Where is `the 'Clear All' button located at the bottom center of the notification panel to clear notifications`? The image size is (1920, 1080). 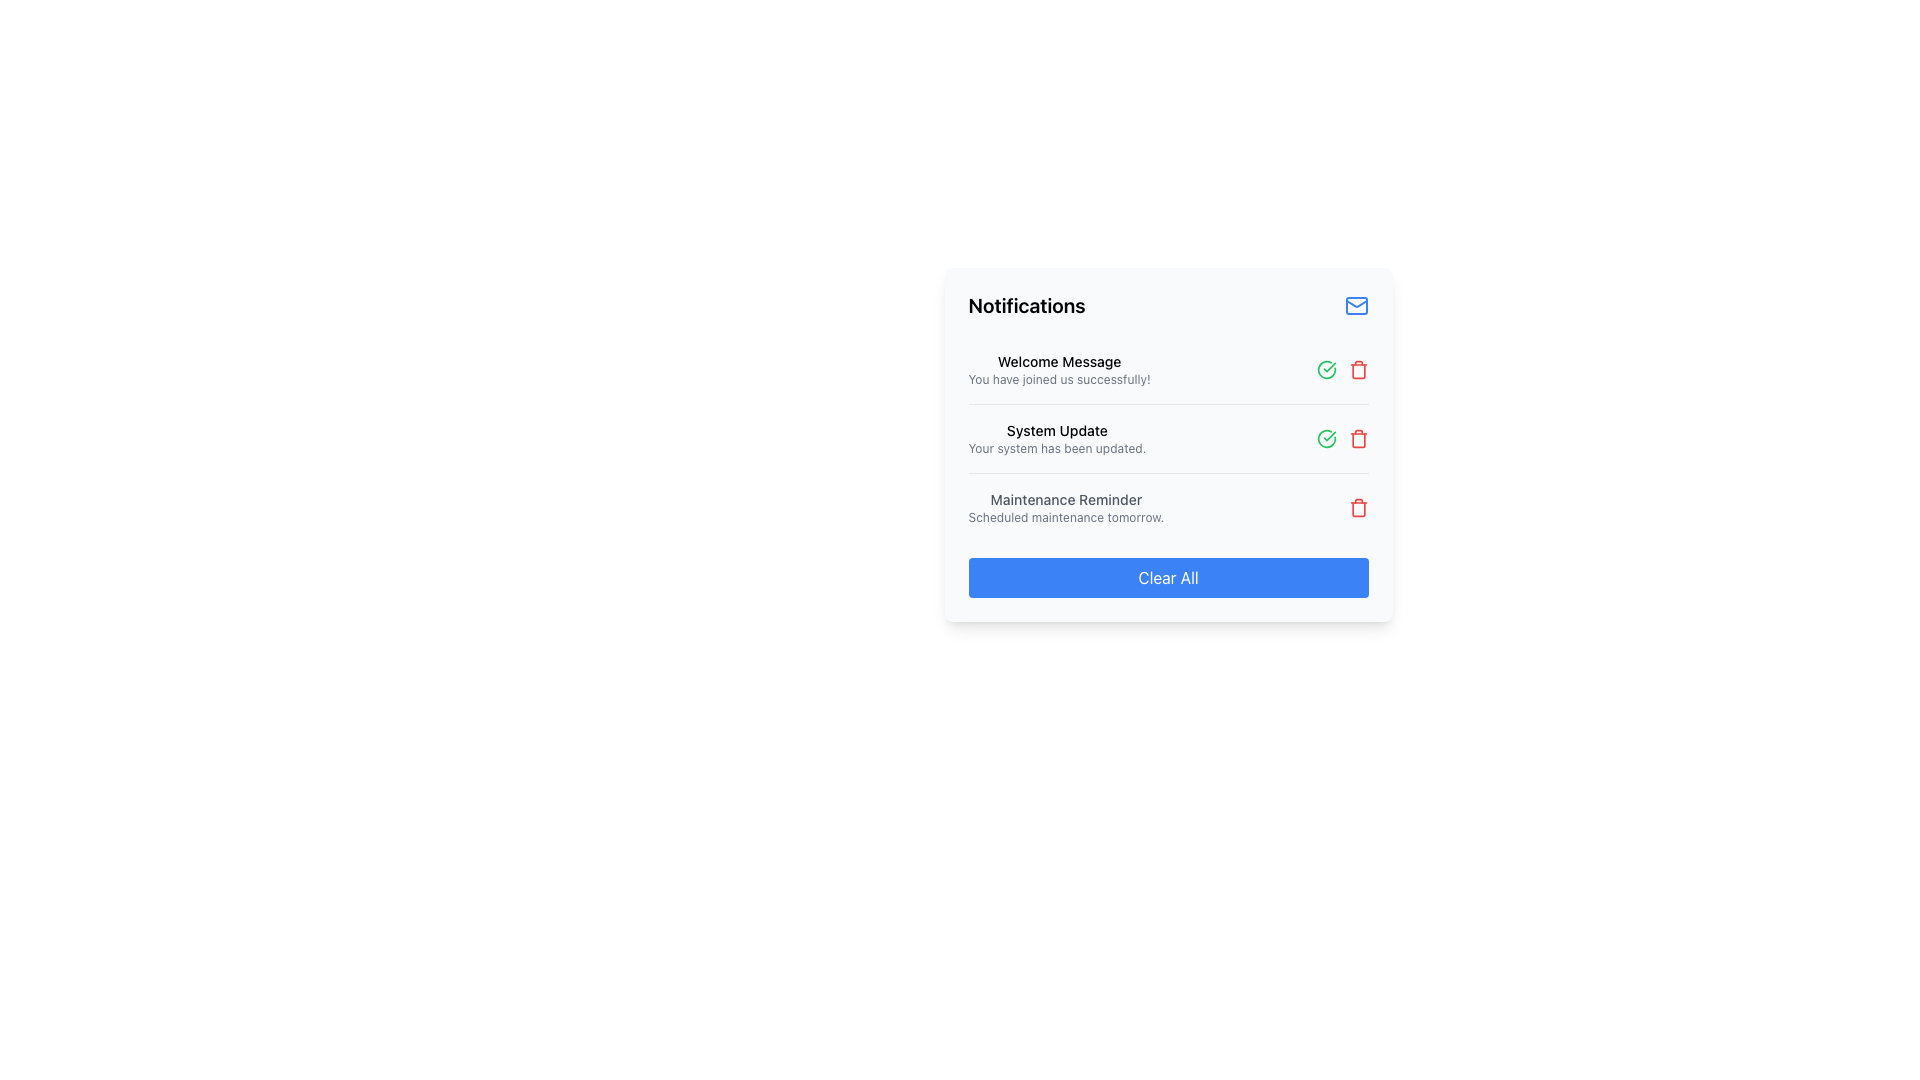 the 'Clear All' button located at the bottom center of the notification panel to clear notifications is located at coordinates (1168, 578).